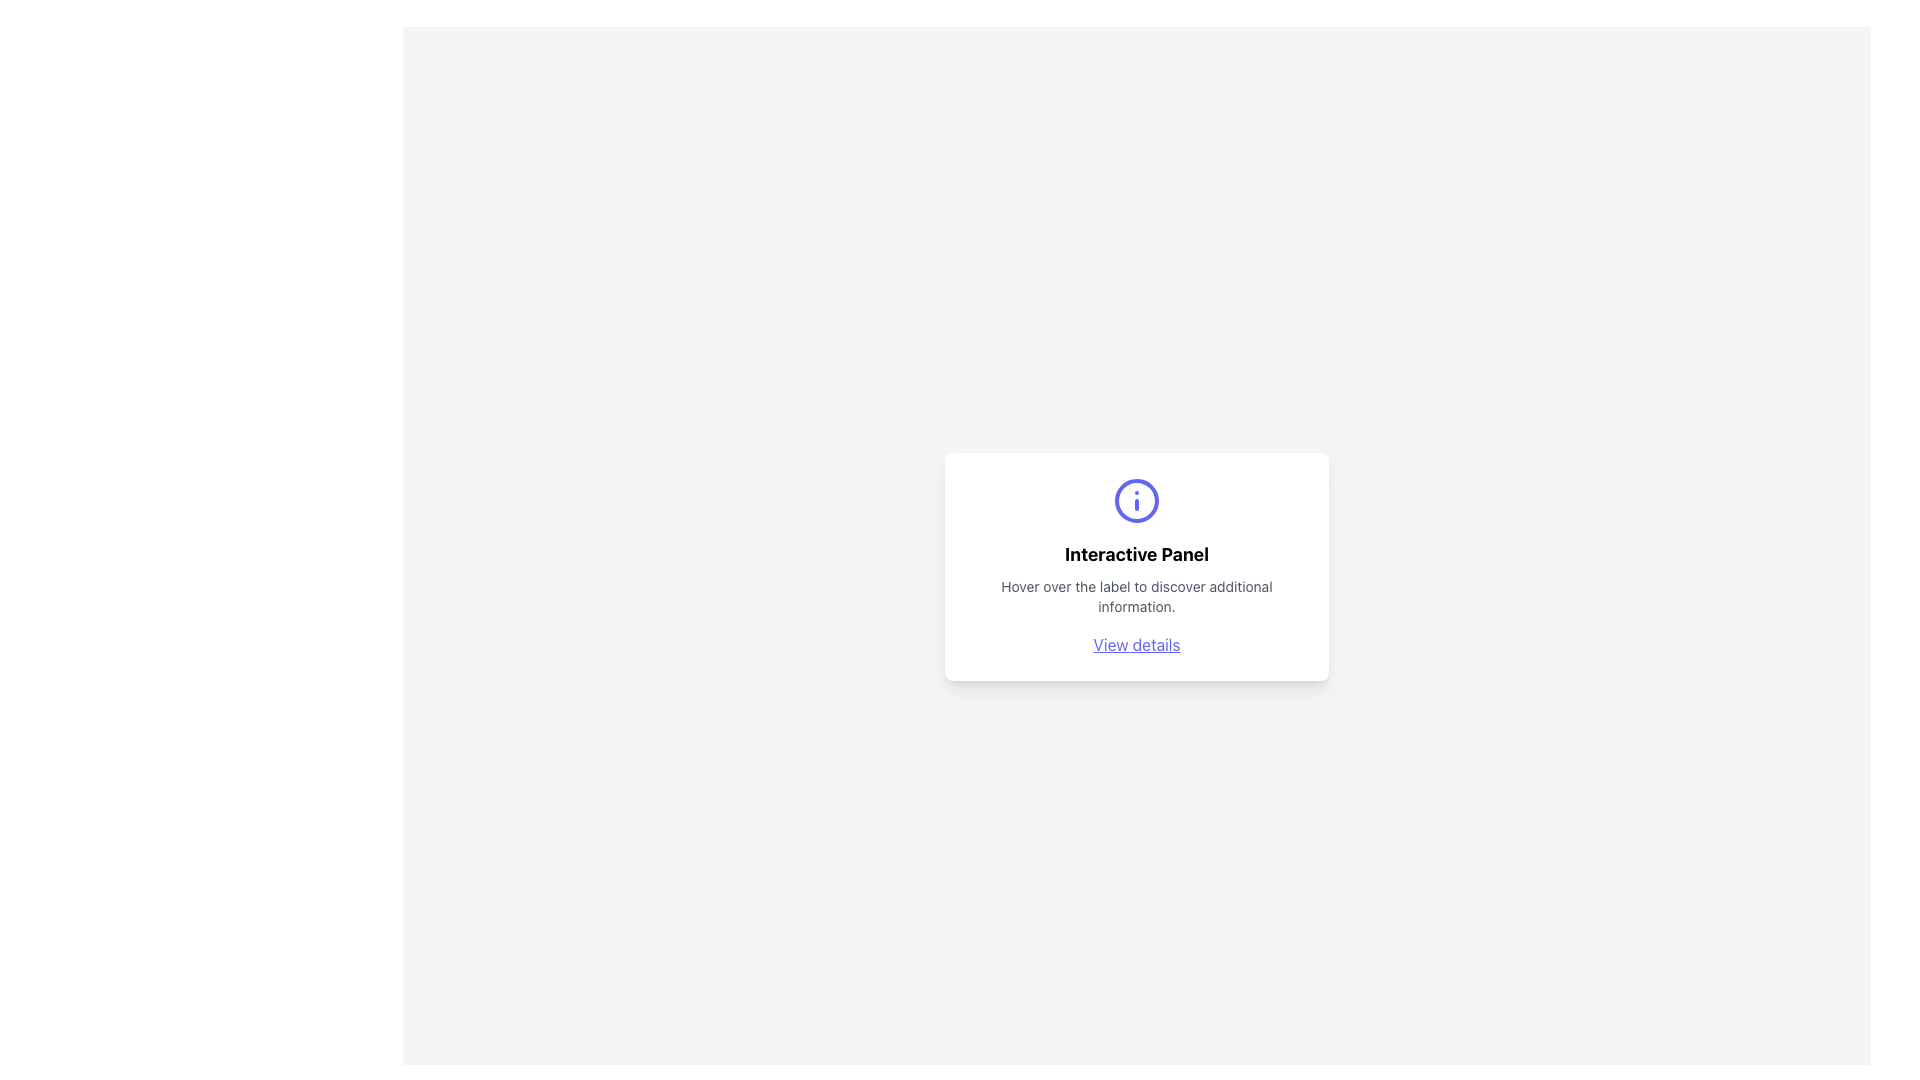 The height and width of the screenshot is (1080, 1920). What do you see at coordinates (1137, 644) in the screenshot?
I see `the hyperlink located within the 'Interactive Panel' under the description 'Hover over the label to discover additional information'` at bounding box center [1137, 644].